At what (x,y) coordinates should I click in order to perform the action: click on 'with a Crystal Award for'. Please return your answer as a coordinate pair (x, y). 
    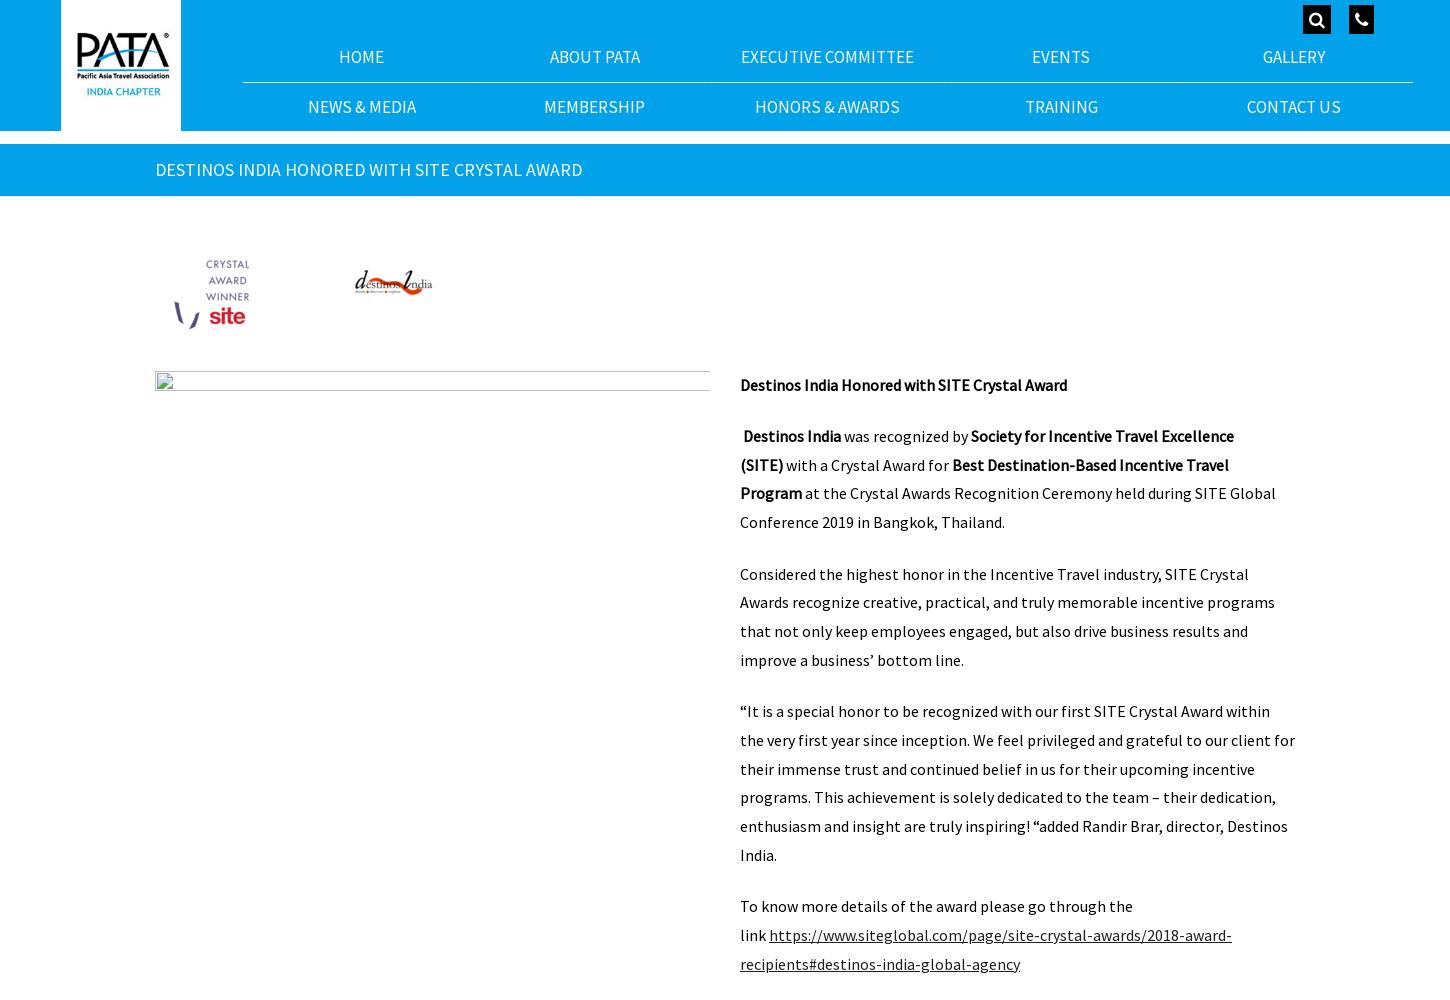
    Looking at the image, I should click on (867, 463).